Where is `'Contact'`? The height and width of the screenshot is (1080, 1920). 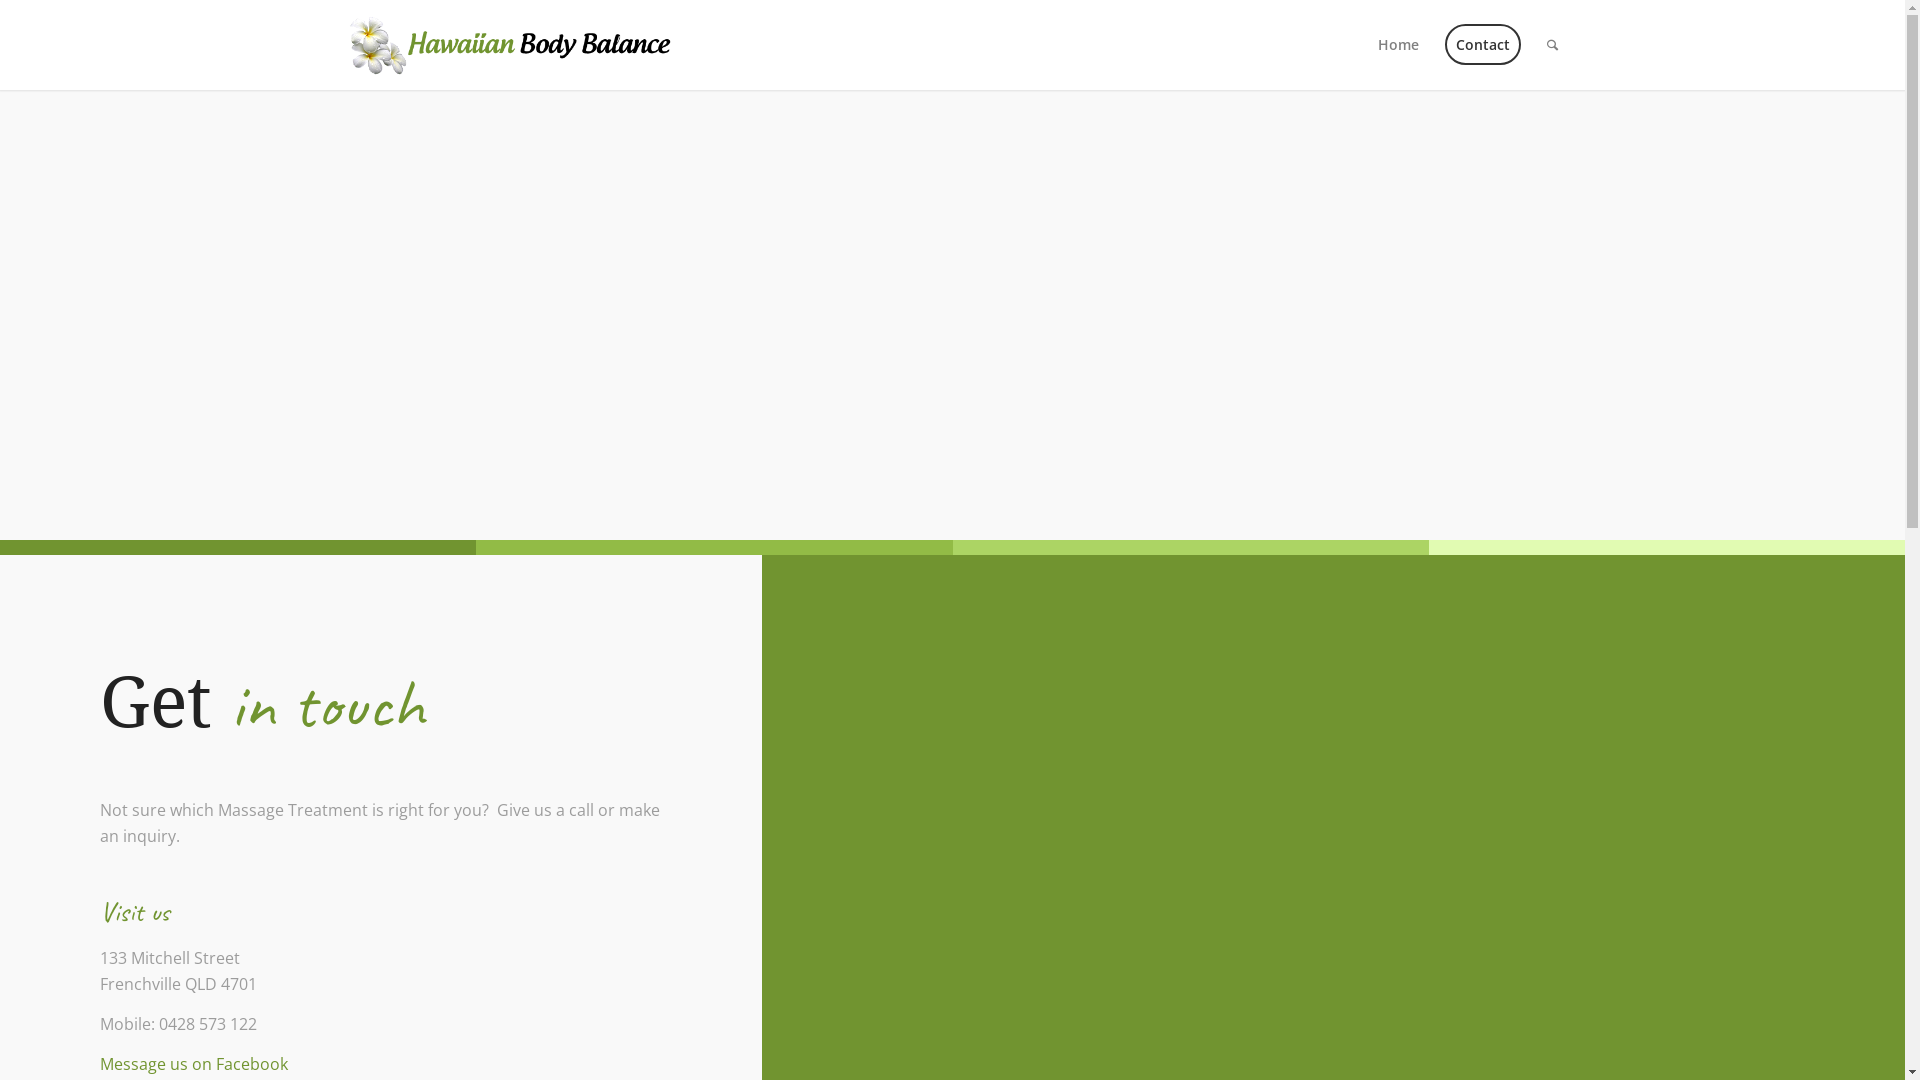 'Contact' is located at coordinates (1483, 45).